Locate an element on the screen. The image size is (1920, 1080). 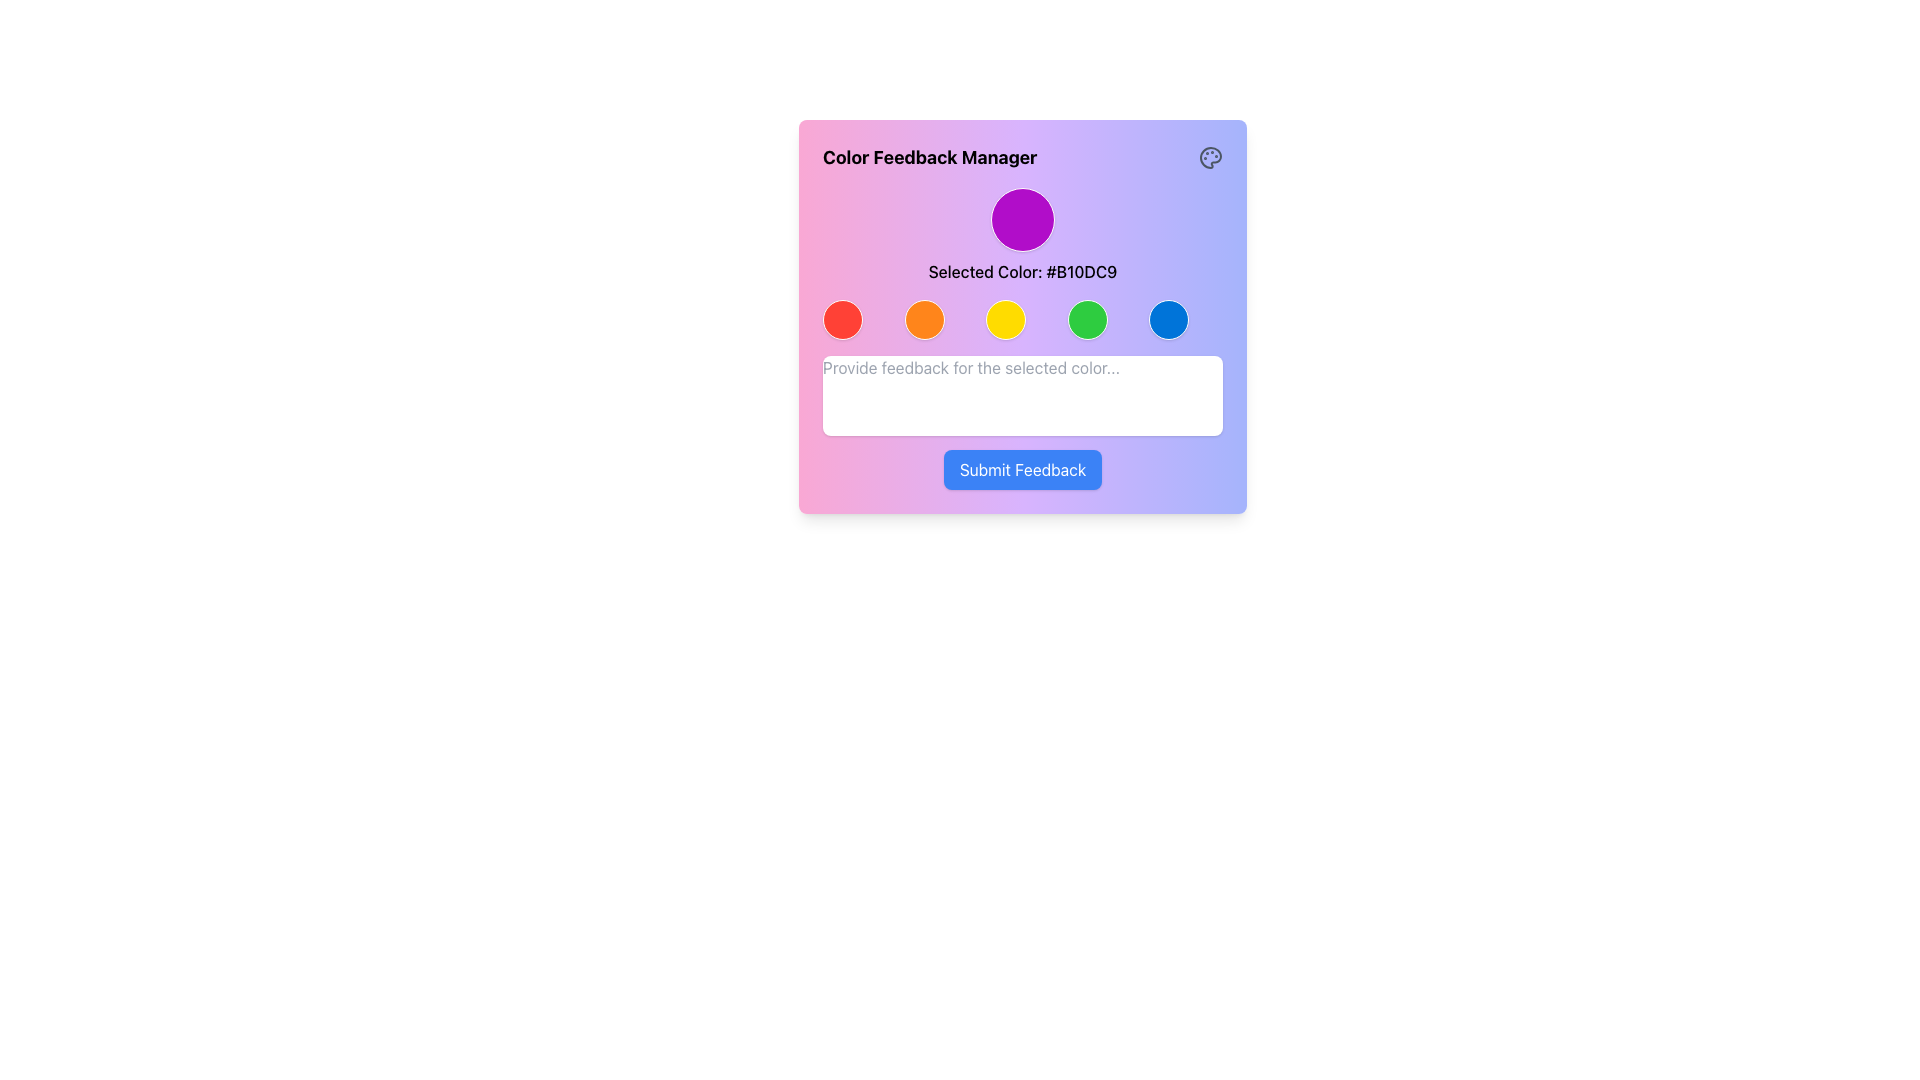
the third button in a horizontal row of five buttons is located at coordinates (1006, 319).